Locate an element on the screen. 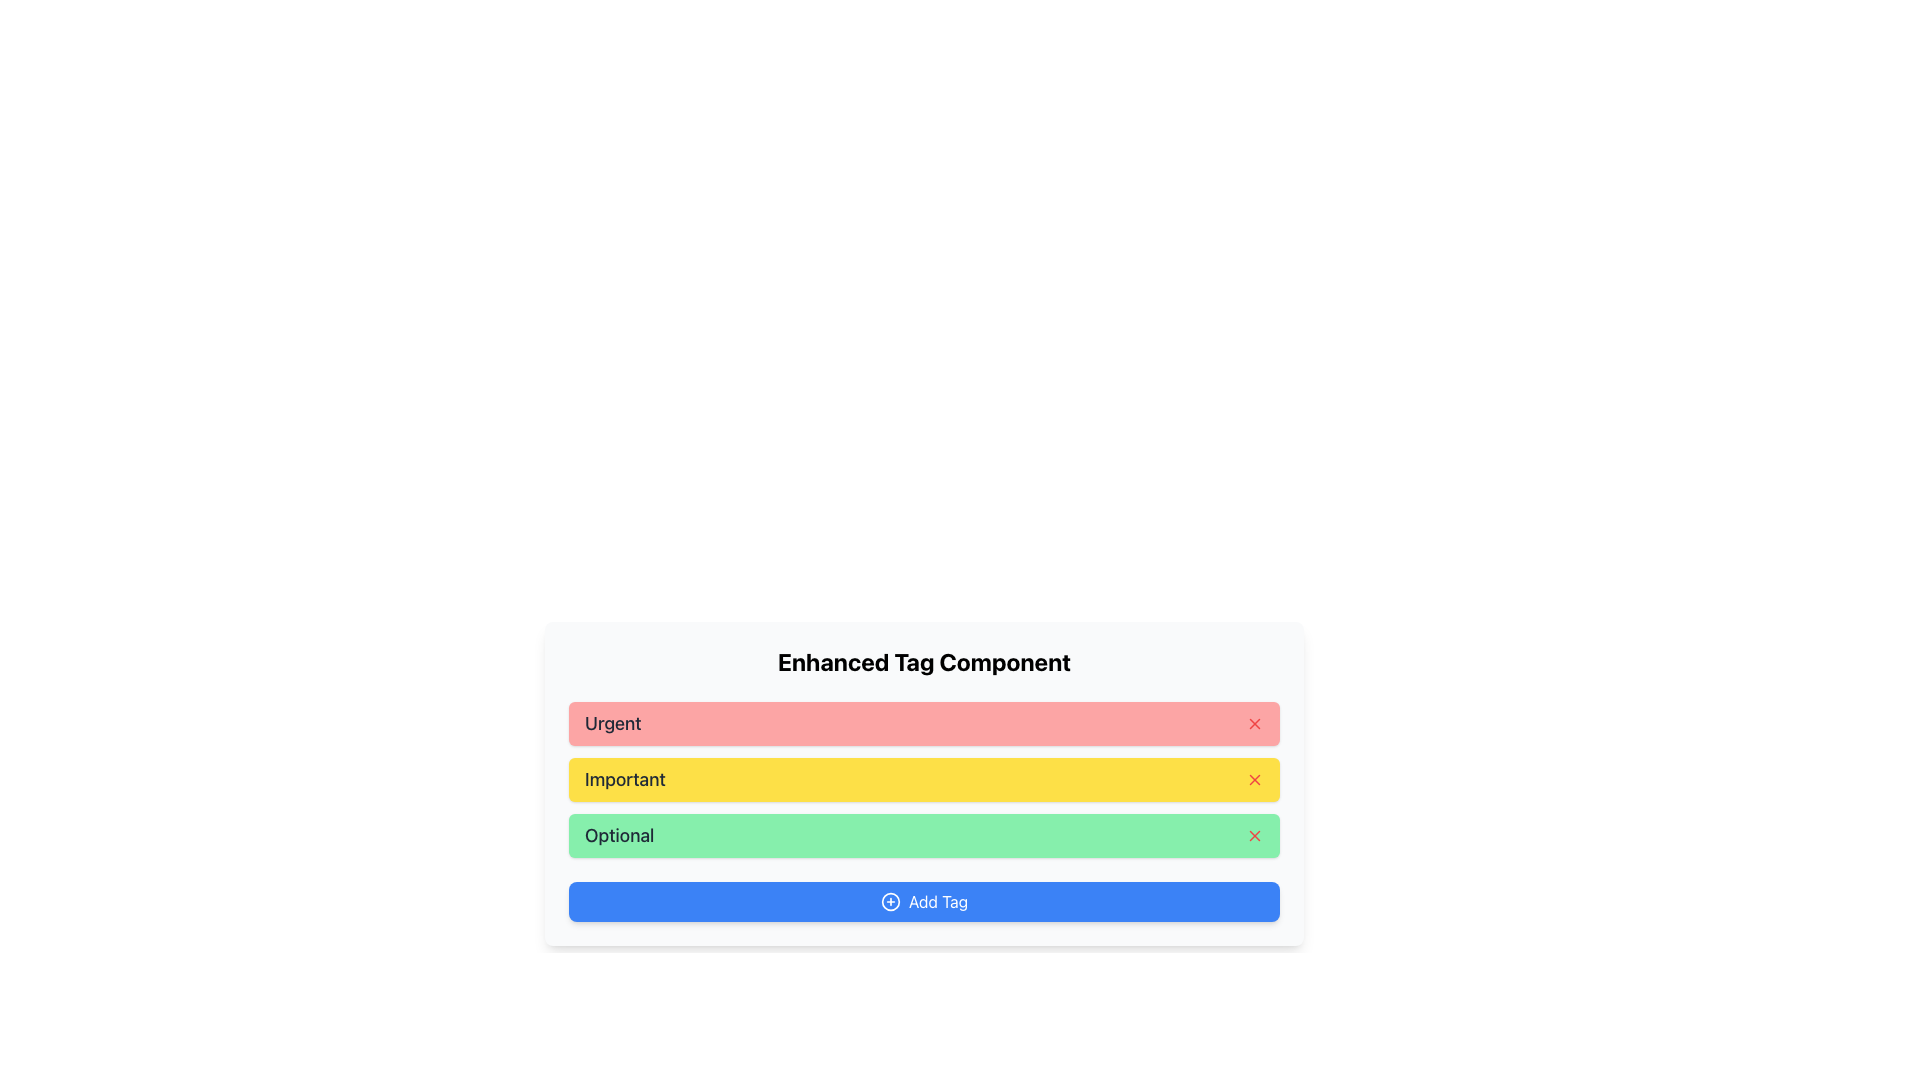 The image size is (1920, 1080). the 'Important' tag element, which is a yellow-highlighted rectangular area with rounded corners containing the label 'Important' and a red close icon, positioned between 'Urgent' and 'Optional' is located at coordinates (923, 778).